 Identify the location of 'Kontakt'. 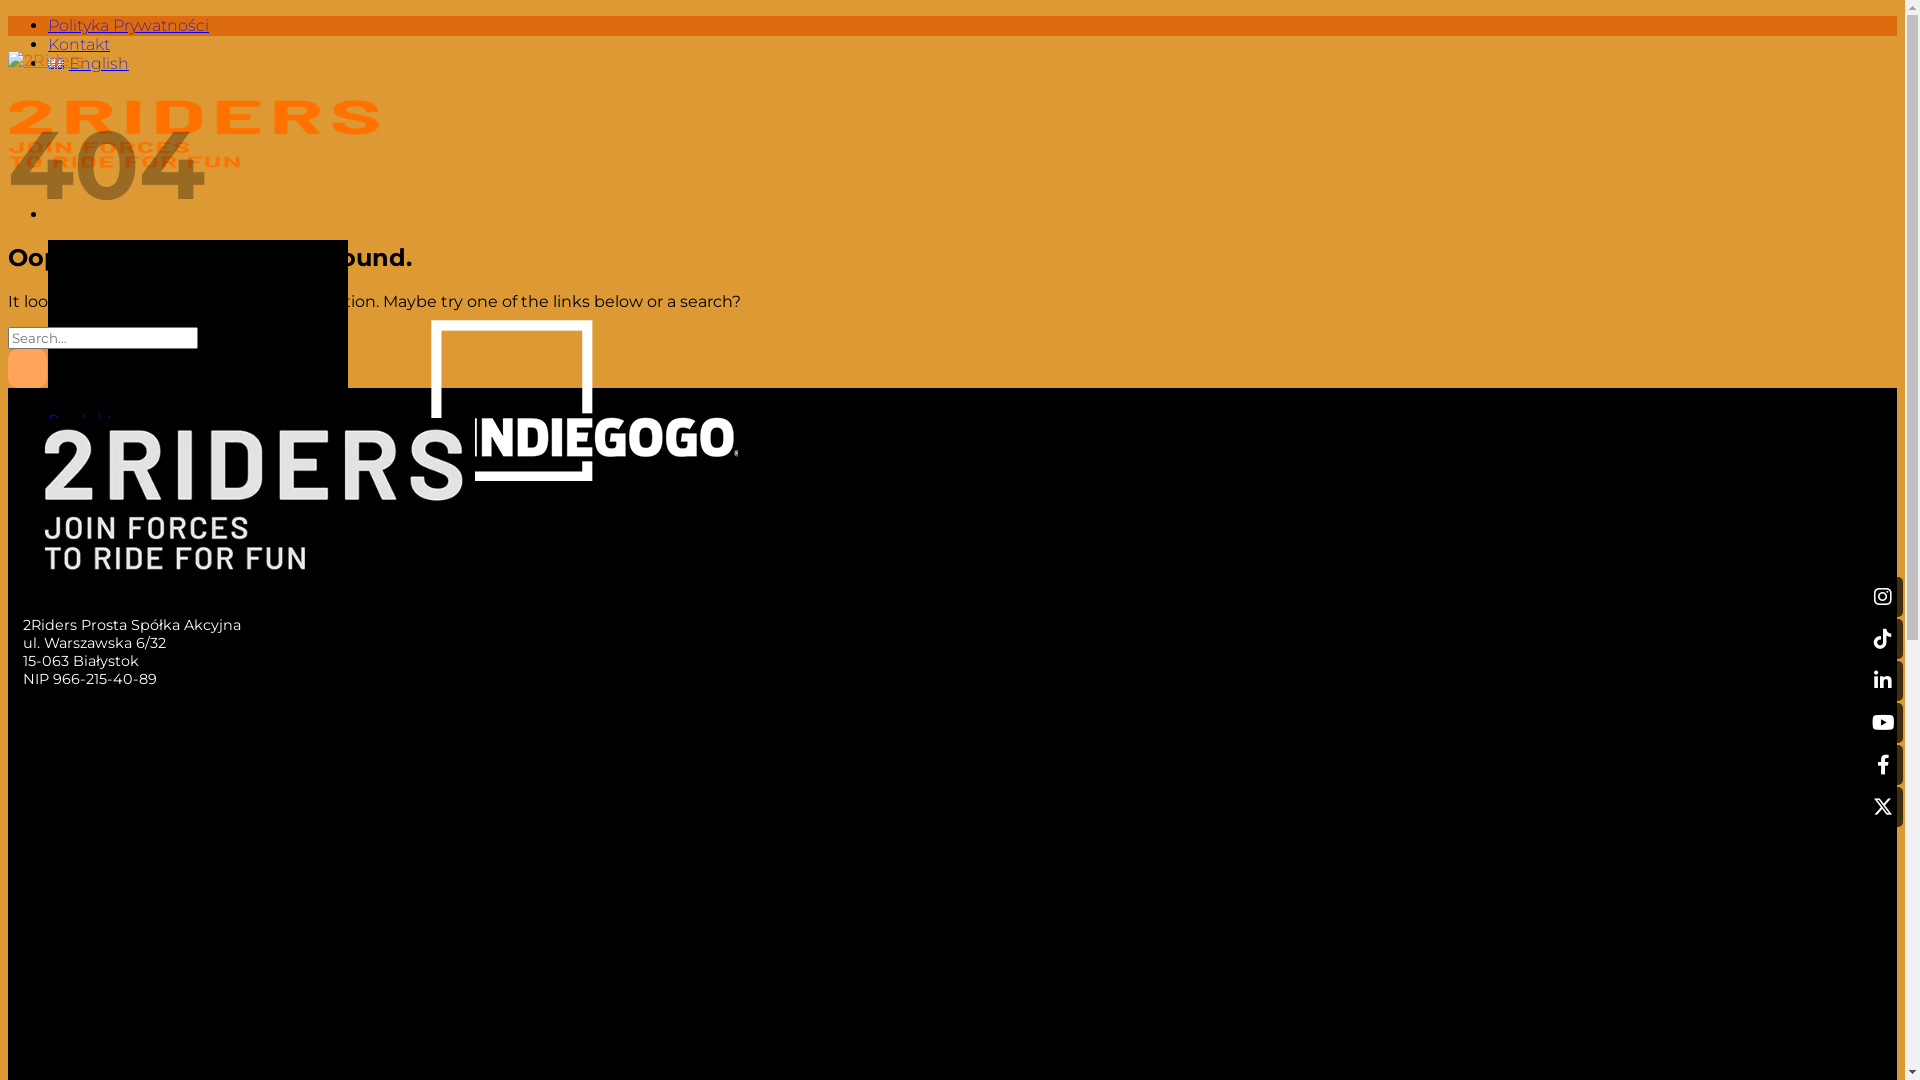
(78, 44).